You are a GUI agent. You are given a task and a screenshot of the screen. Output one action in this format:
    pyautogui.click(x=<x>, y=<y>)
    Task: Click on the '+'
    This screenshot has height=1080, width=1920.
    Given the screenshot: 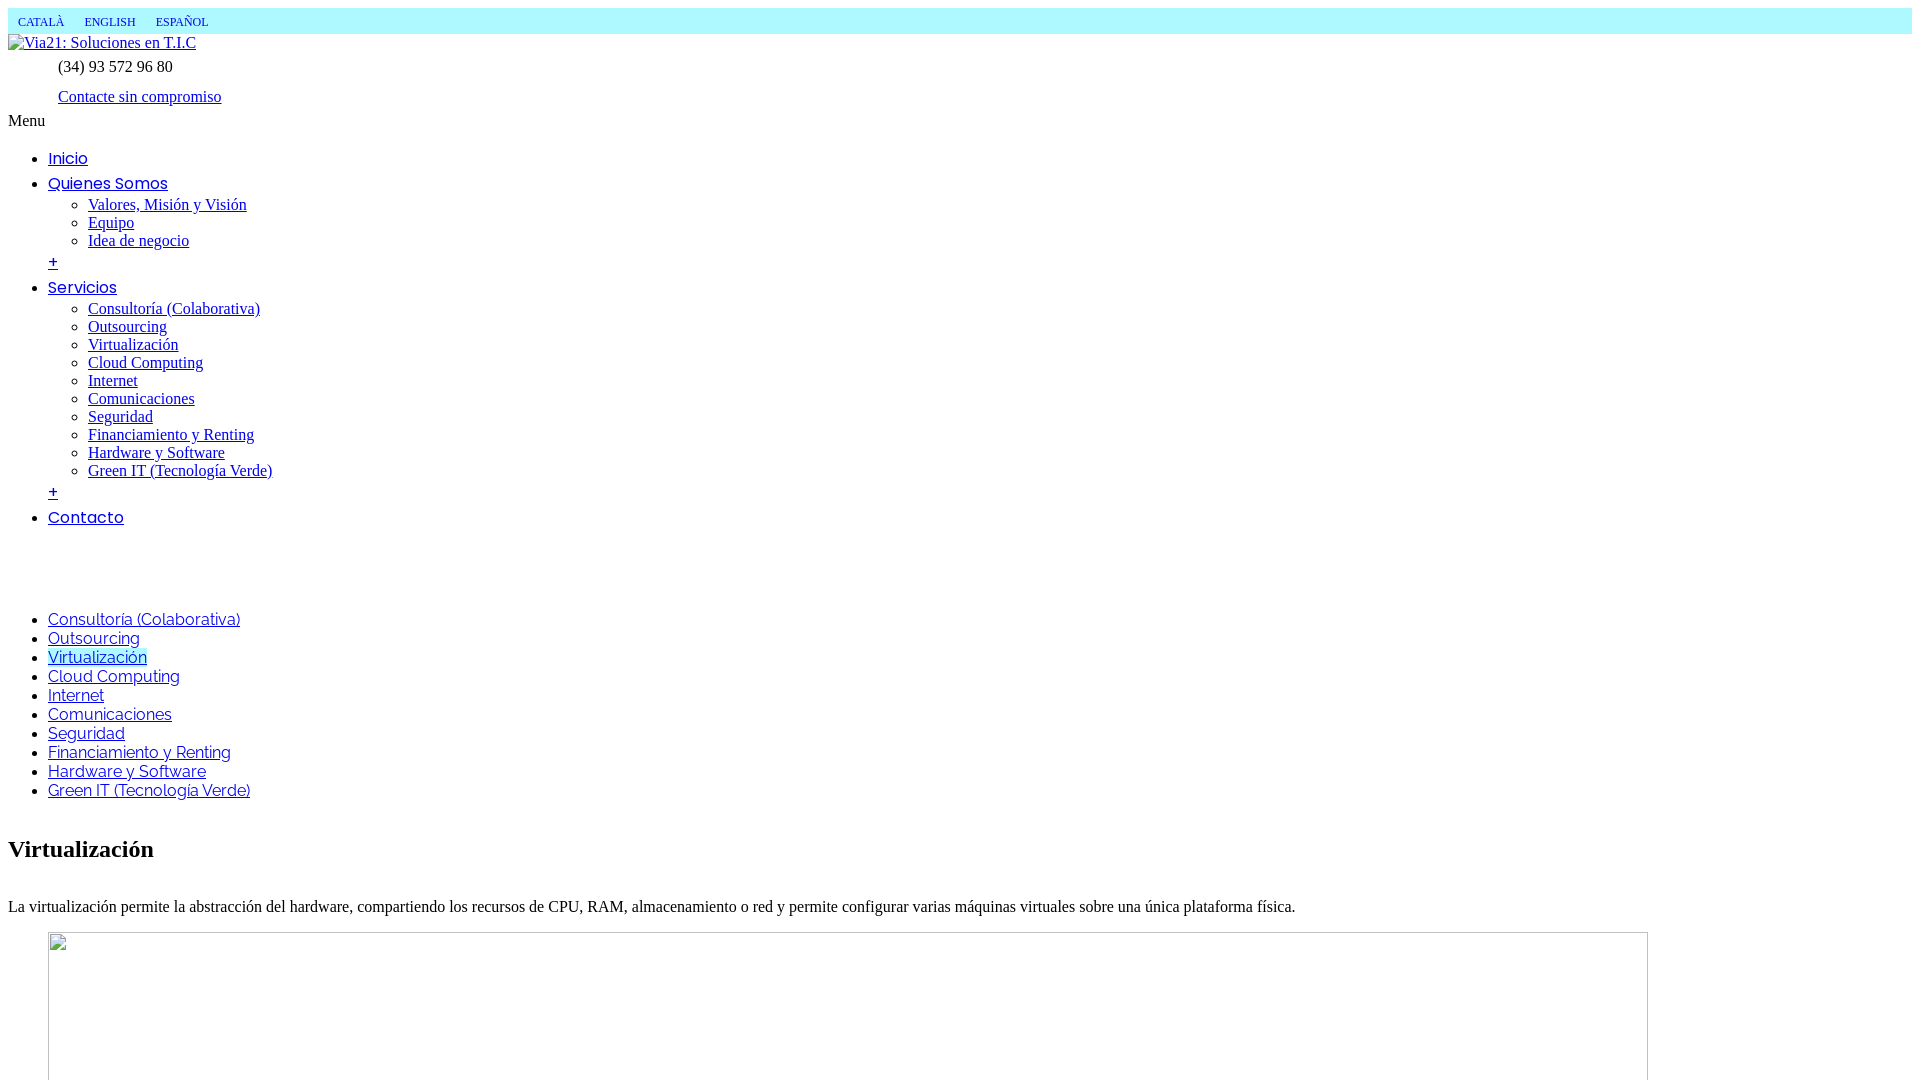 What is the action you would take?
    pyautogui.click(x=52, y=492)
    